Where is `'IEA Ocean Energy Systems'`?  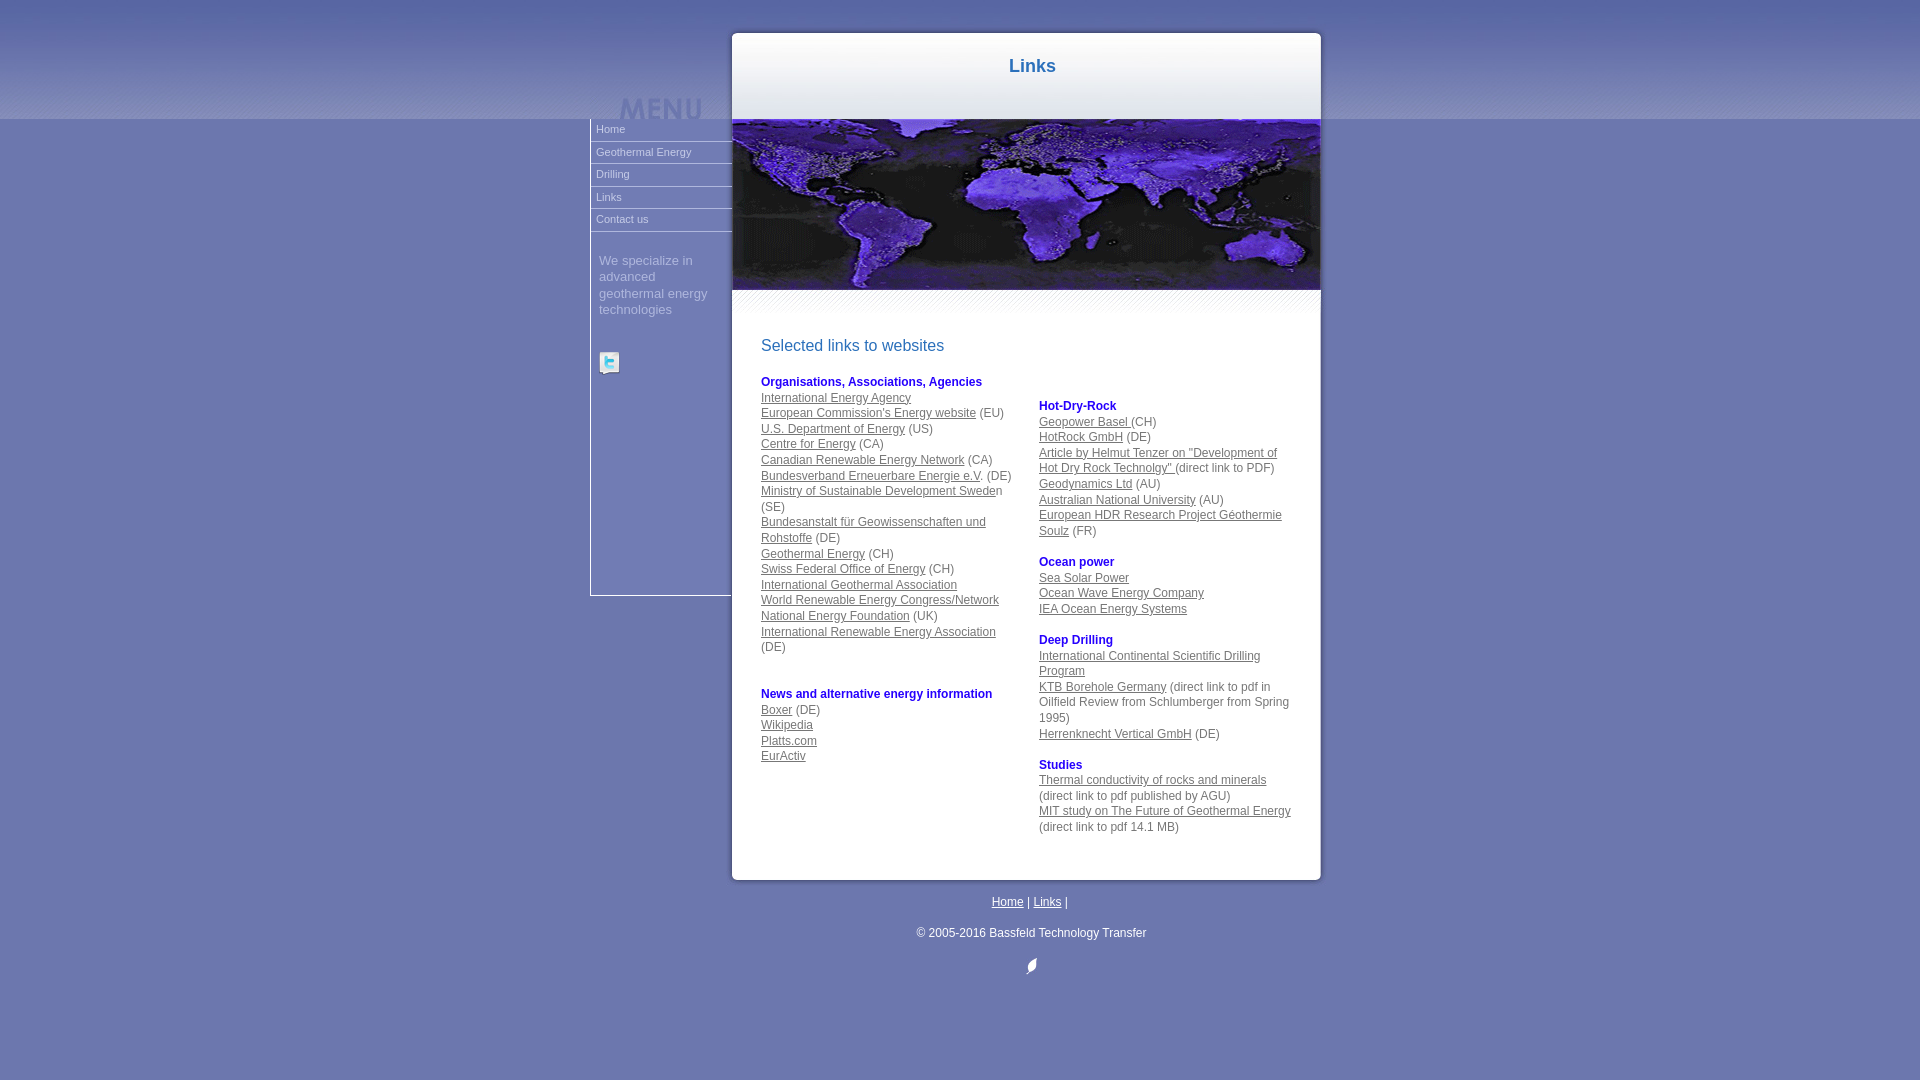
'IEA Ocean Energy Systems' is located at coordinates (1112, 608).